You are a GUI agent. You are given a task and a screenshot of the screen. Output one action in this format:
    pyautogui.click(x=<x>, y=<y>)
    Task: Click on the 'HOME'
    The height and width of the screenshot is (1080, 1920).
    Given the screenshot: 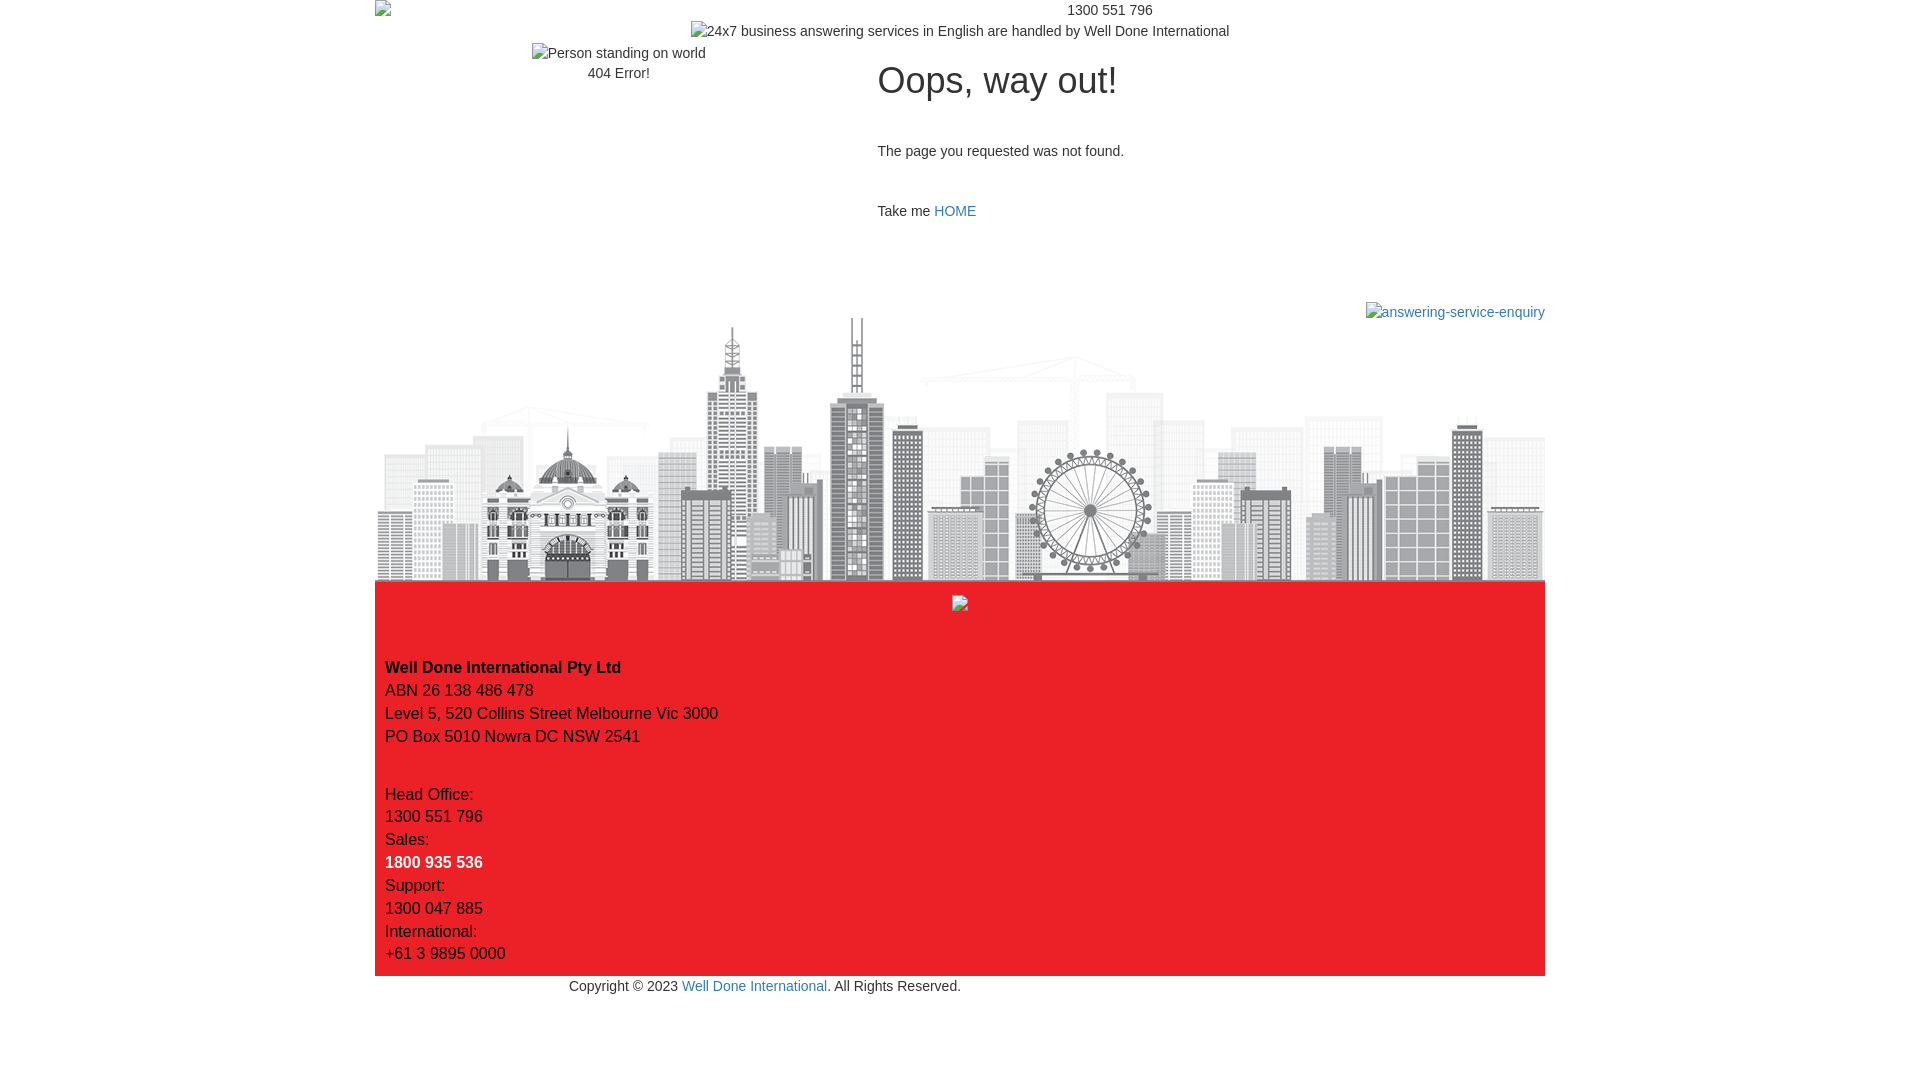 What is the action you would take?
    pyautogui.click(x=954, y=211)
    